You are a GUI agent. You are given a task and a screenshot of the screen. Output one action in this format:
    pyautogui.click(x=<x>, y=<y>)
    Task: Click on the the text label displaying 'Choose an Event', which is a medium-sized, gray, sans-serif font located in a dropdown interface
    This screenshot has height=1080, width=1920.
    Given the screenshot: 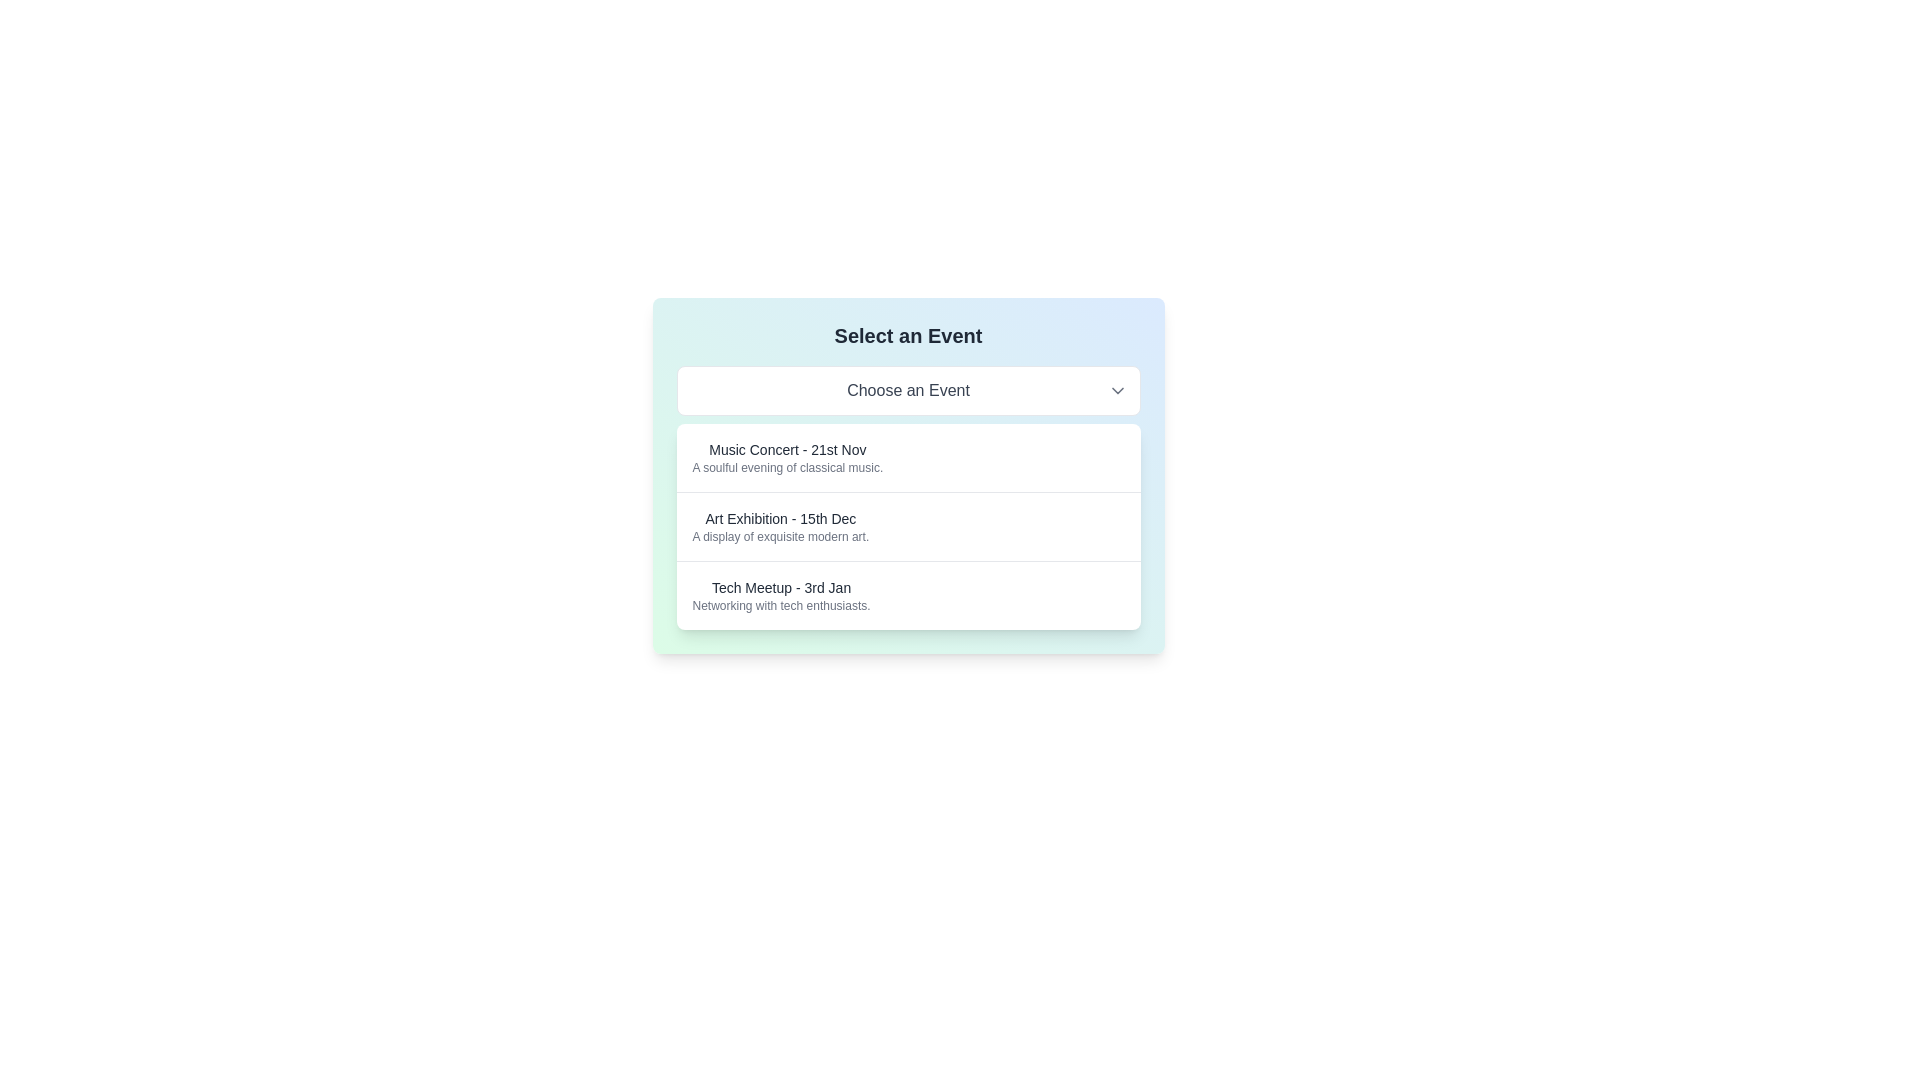 What is the action you would take?
    pyautogui.click(x=907, y=390)
    